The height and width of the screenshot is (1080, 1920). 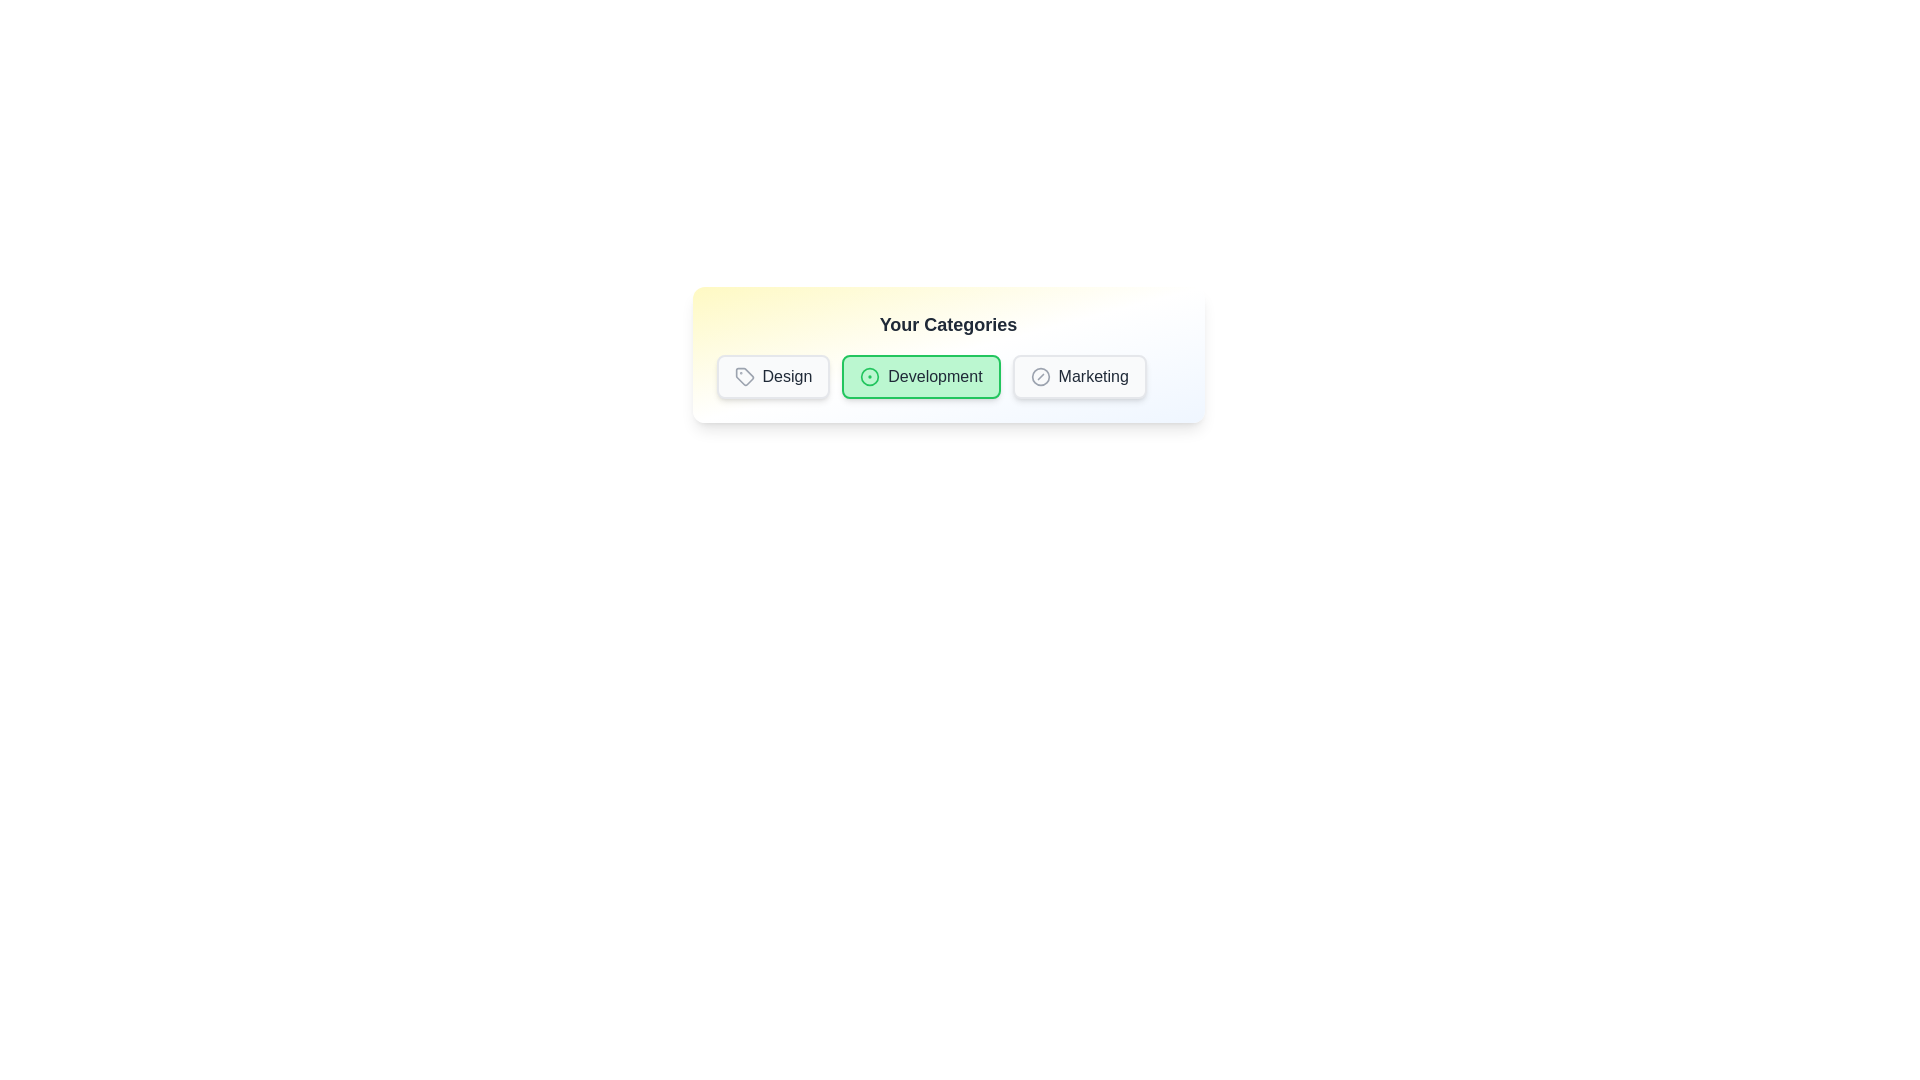 What do you see at coordinates (771, 377) in the screenshot?
I see `the badge labeled Design` at bounding box center [771, 377].